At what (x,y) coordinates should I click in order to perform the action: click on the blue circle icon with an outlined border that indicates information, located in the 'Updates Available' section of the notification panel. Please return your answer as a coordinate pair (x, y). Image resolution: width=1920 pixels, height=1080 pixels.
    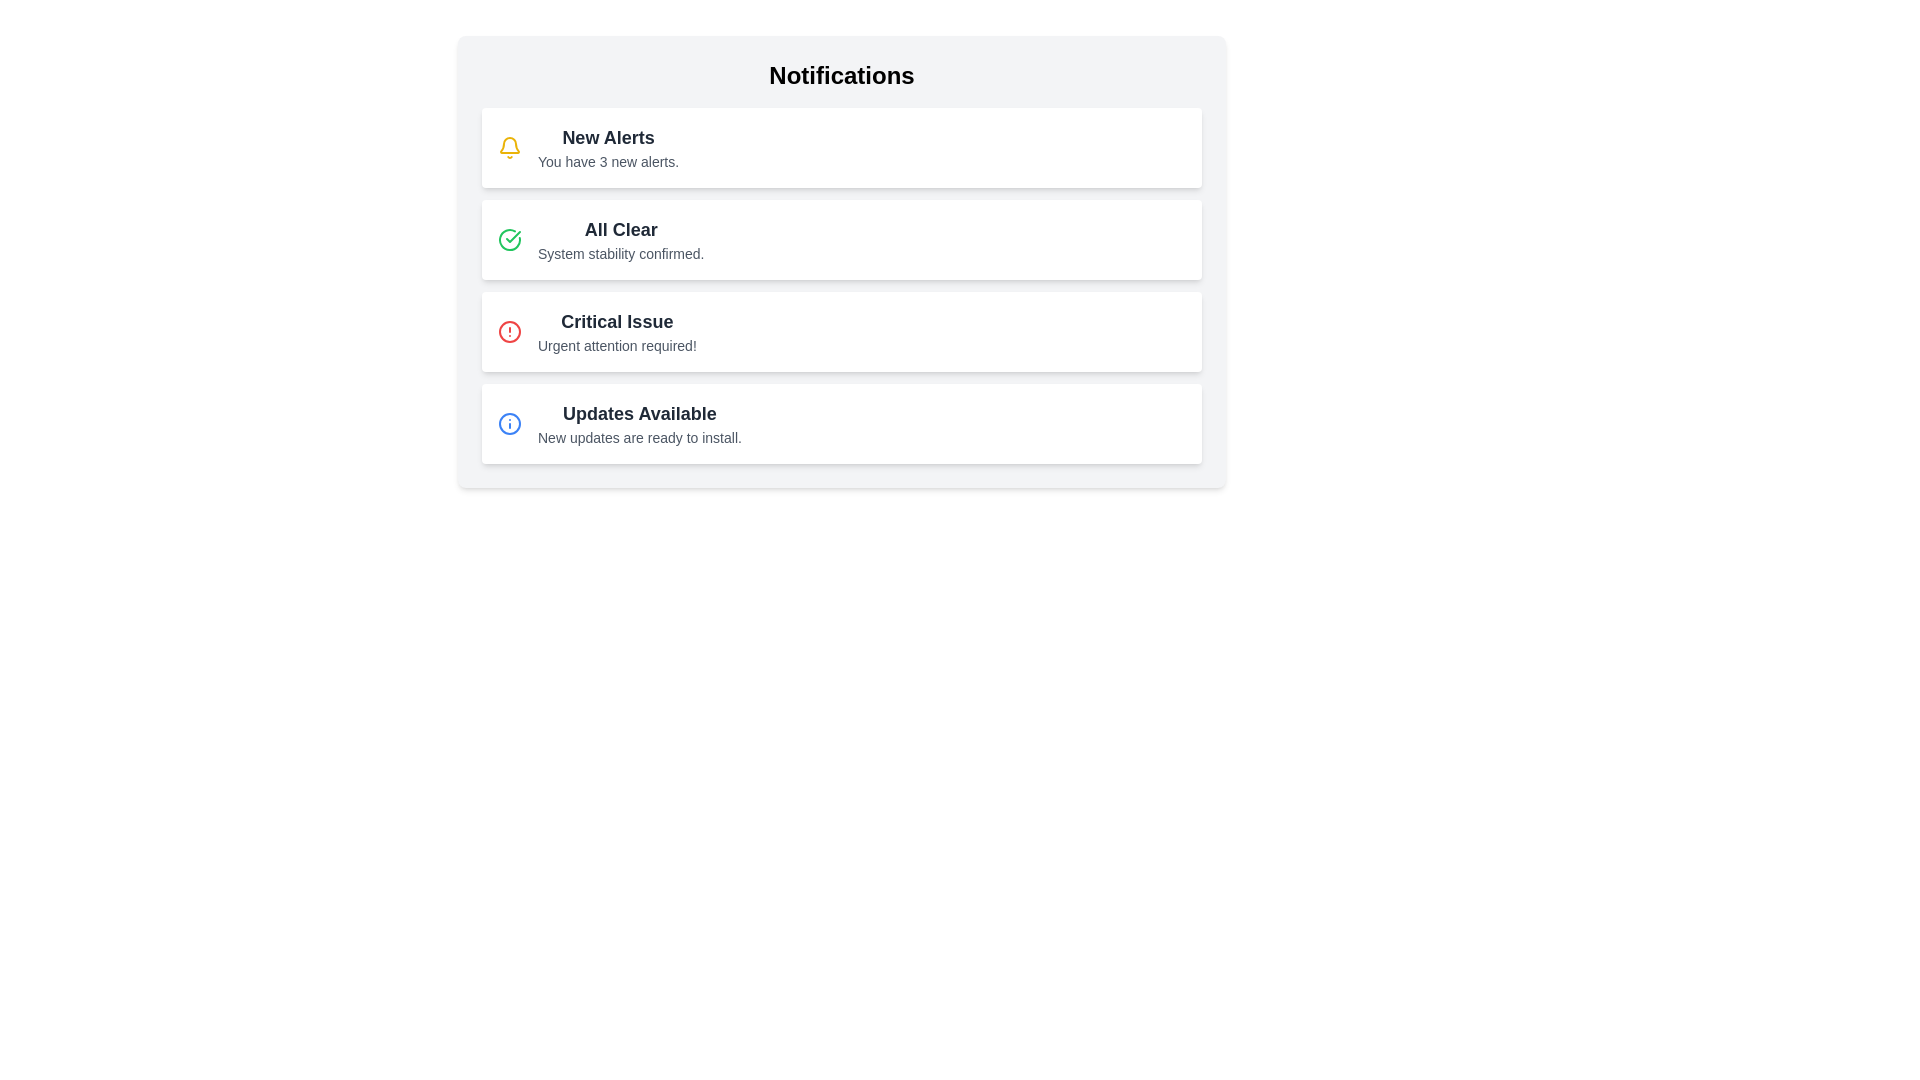
    Looking at the image, I should click on (509, 423).